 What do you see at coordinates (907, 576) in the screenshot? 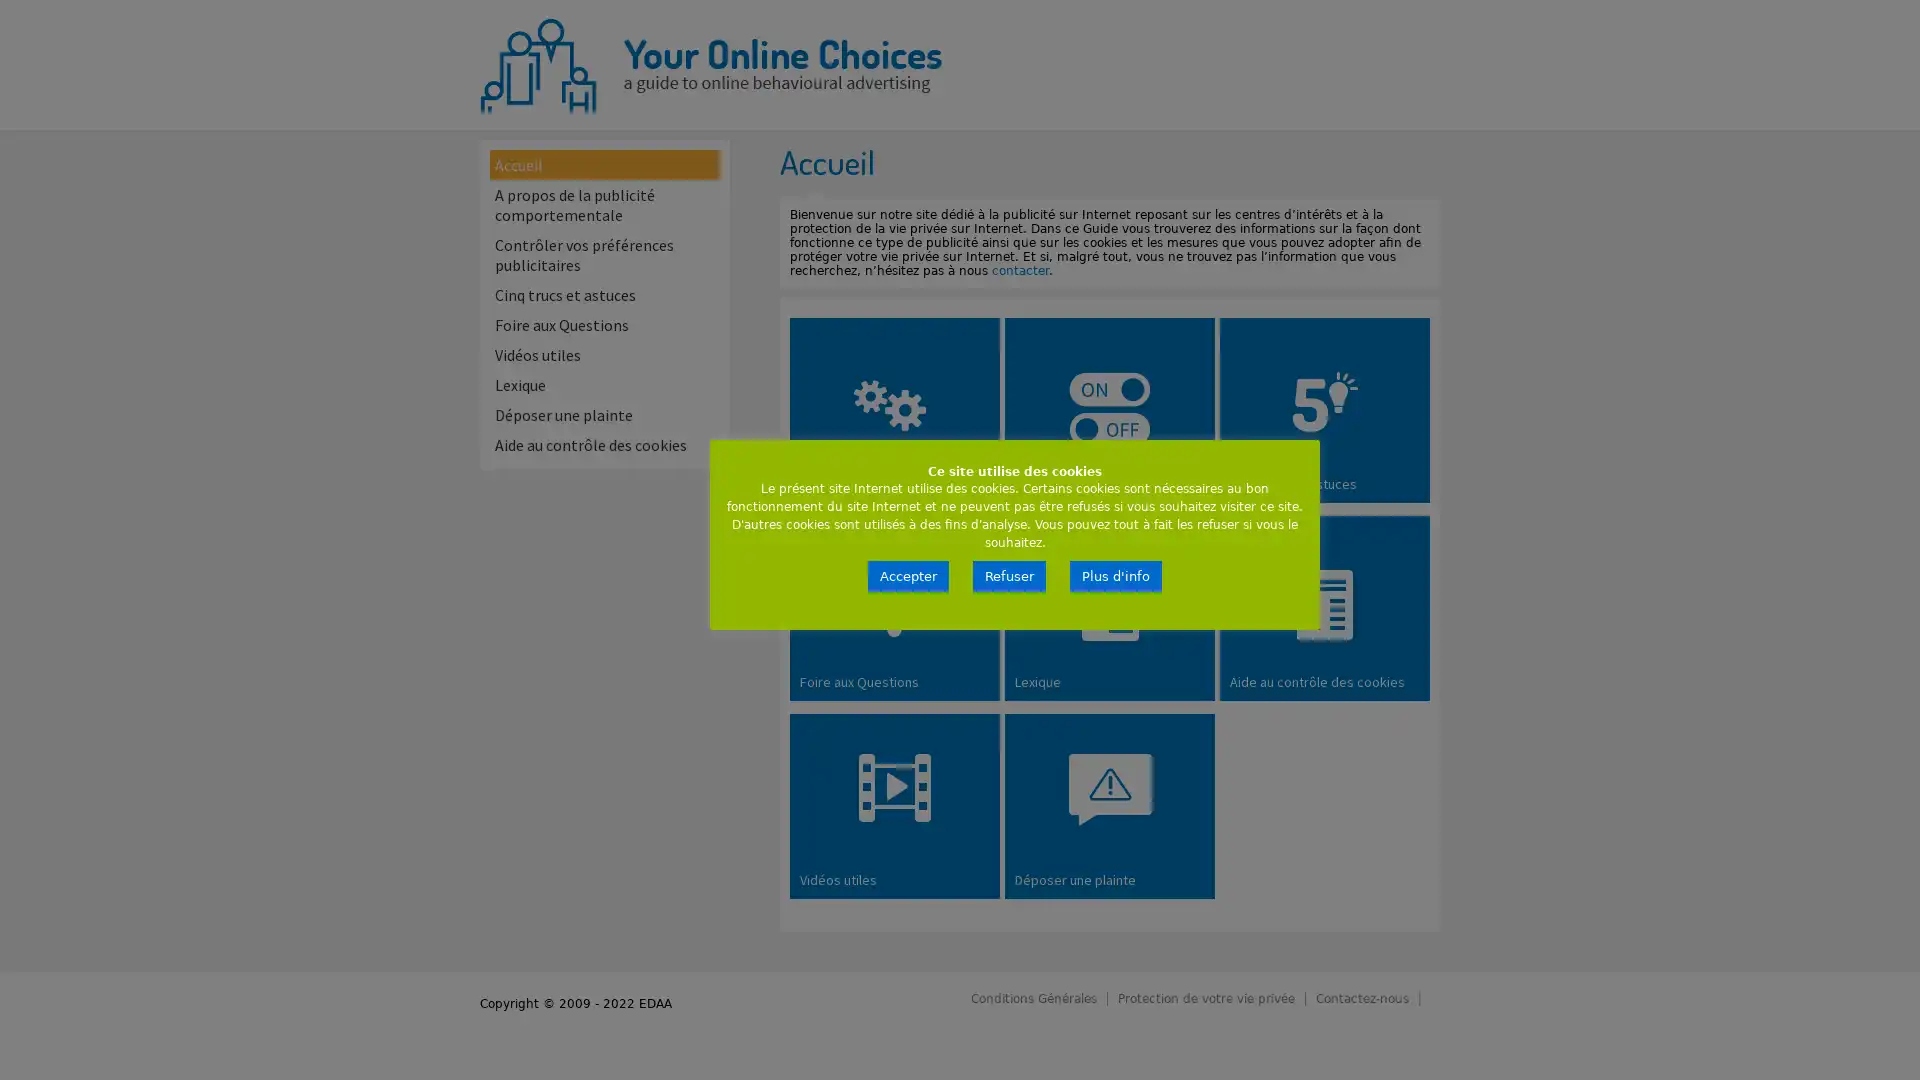
I see `Accepter` at bounding box center [907, 576].